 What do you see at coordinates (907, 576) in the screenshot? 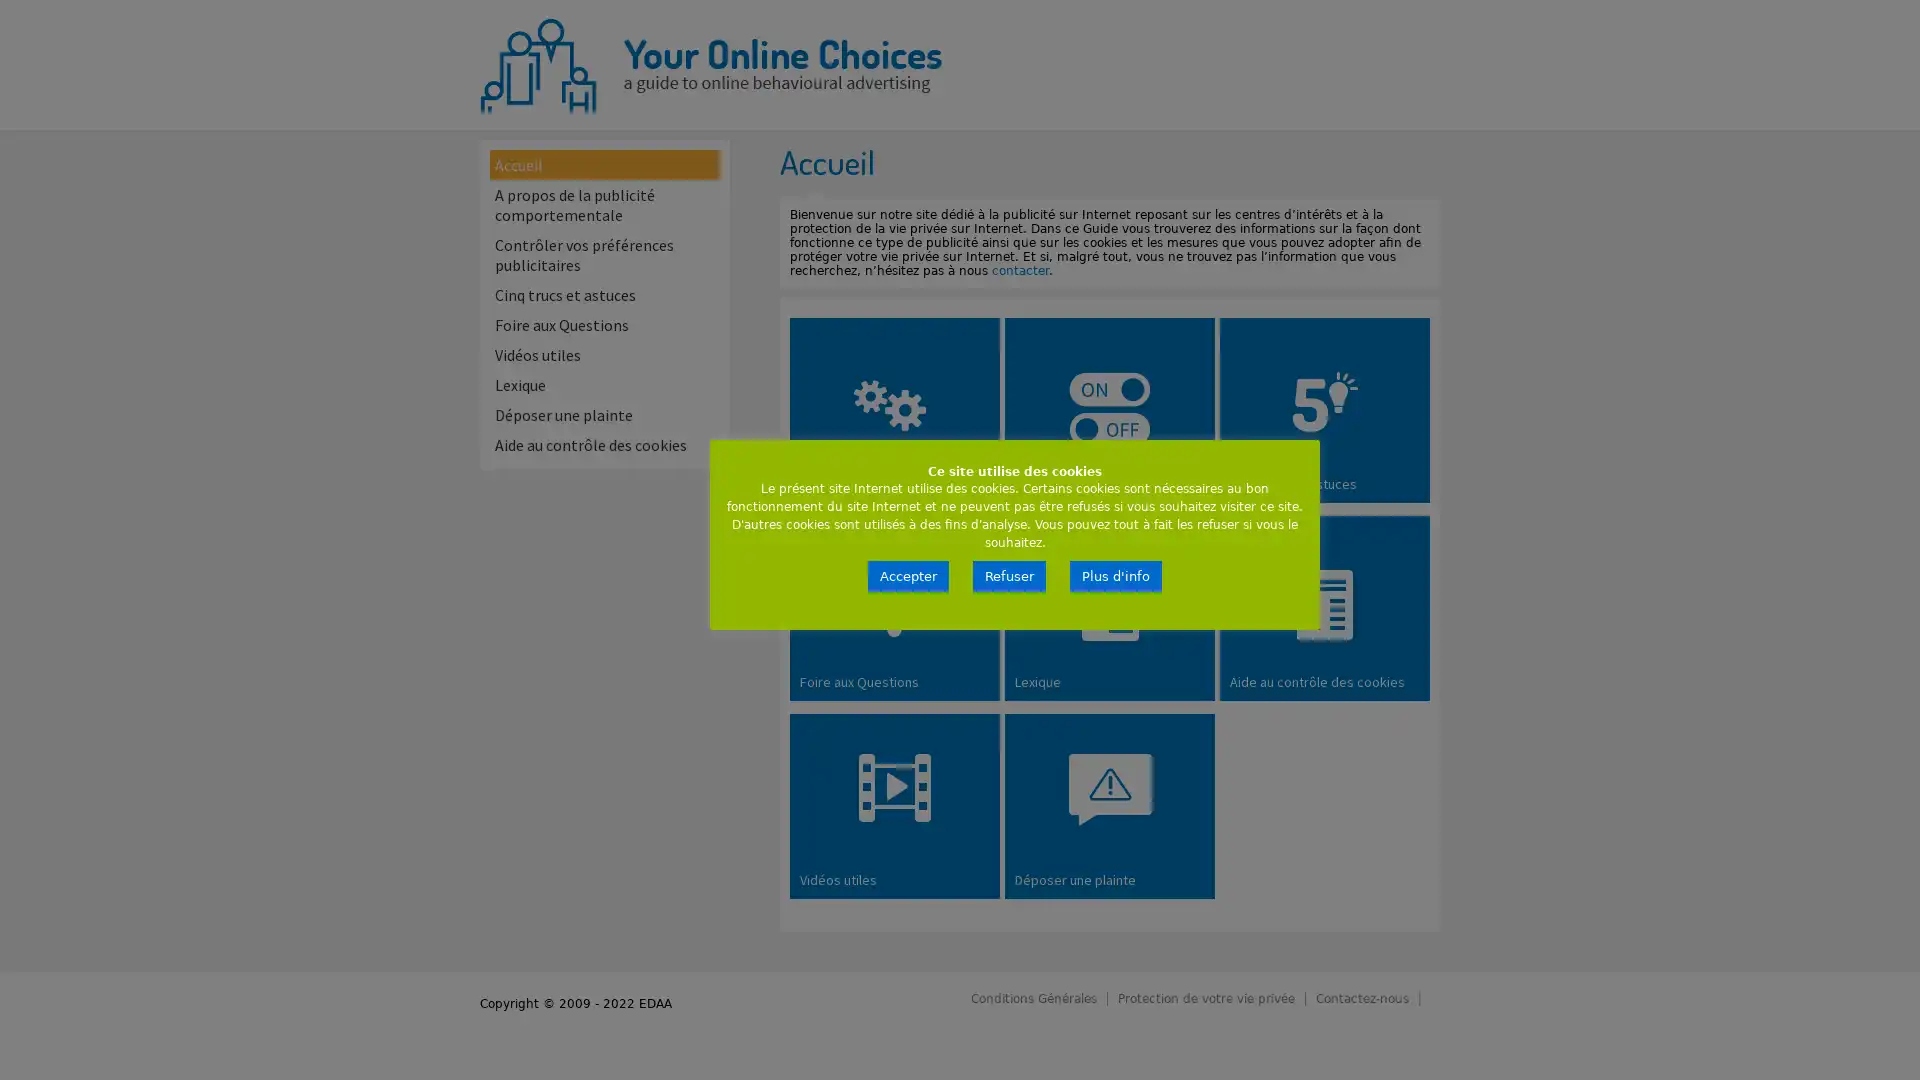
I see `Accepter` at bounding box center [907, 576].